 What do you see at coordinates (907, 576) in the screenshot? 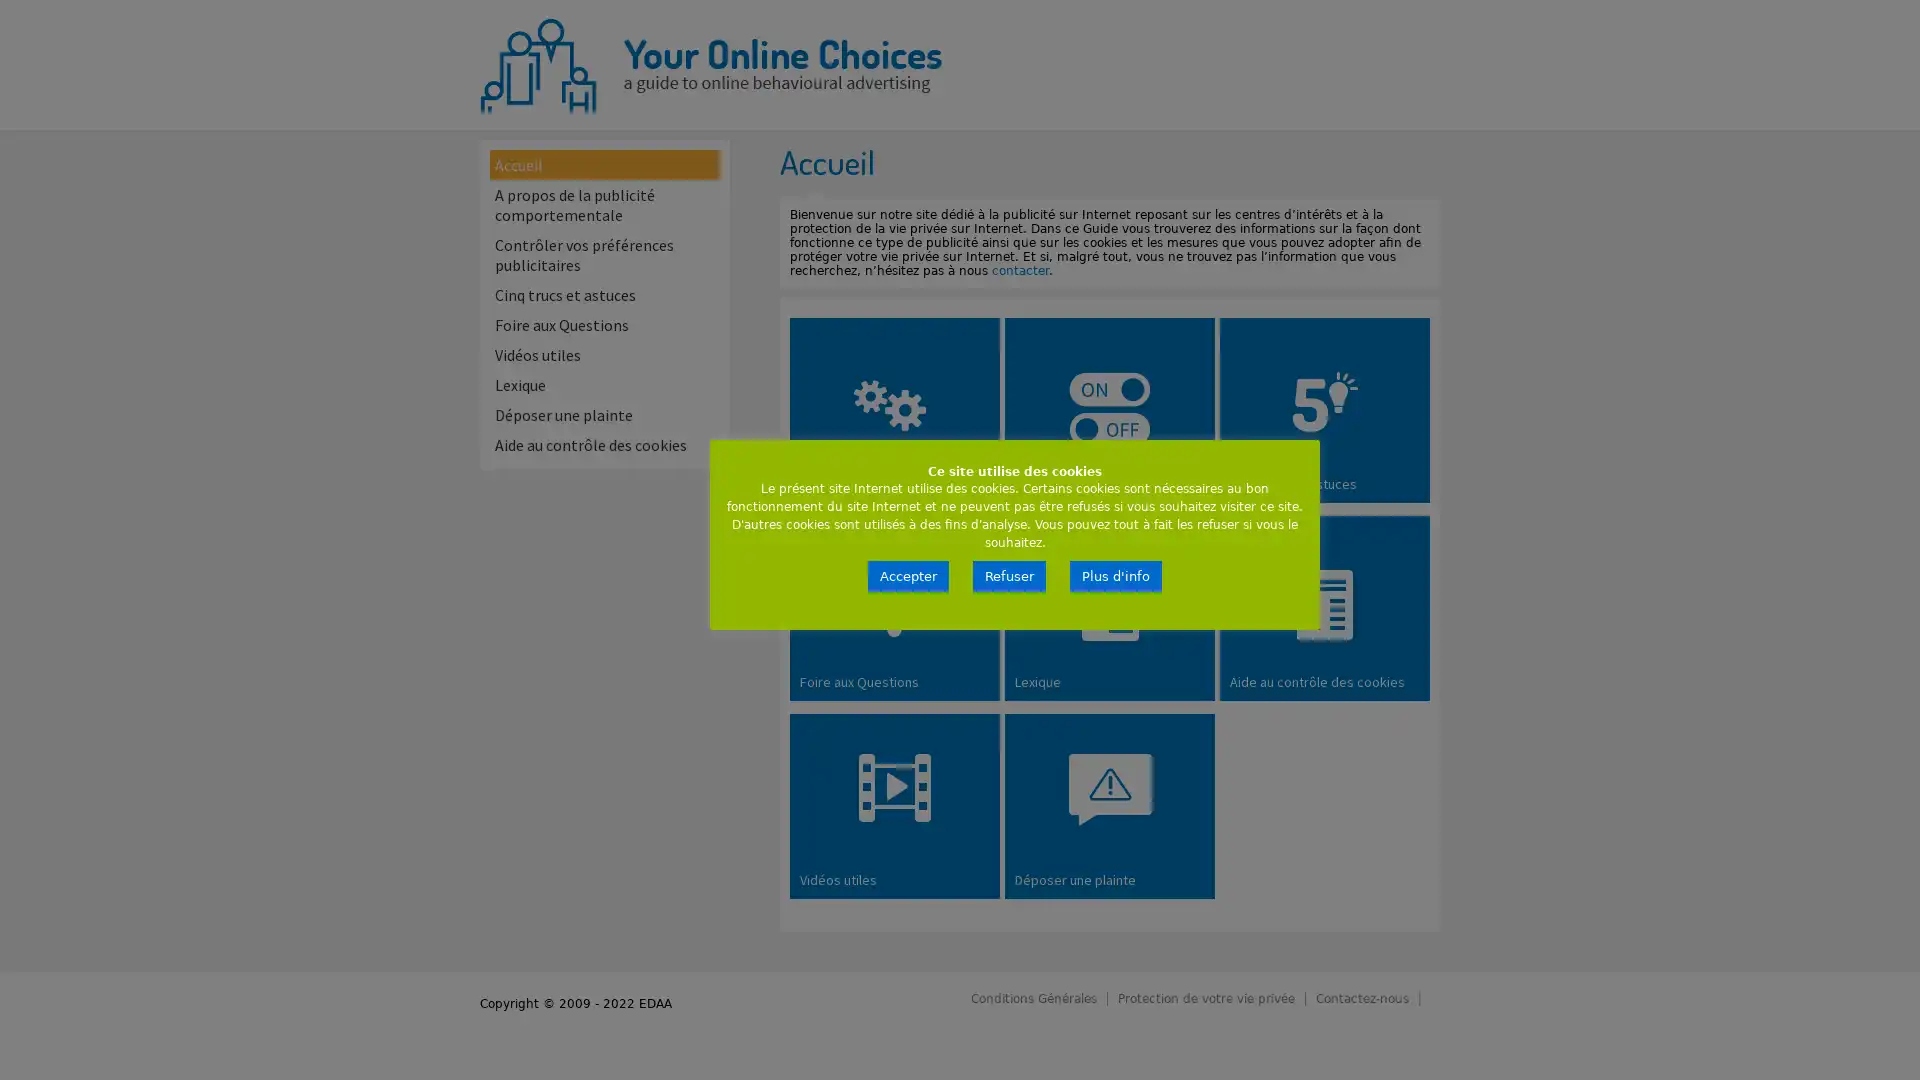
I see `Accepter` at bounding box center [907, 576].